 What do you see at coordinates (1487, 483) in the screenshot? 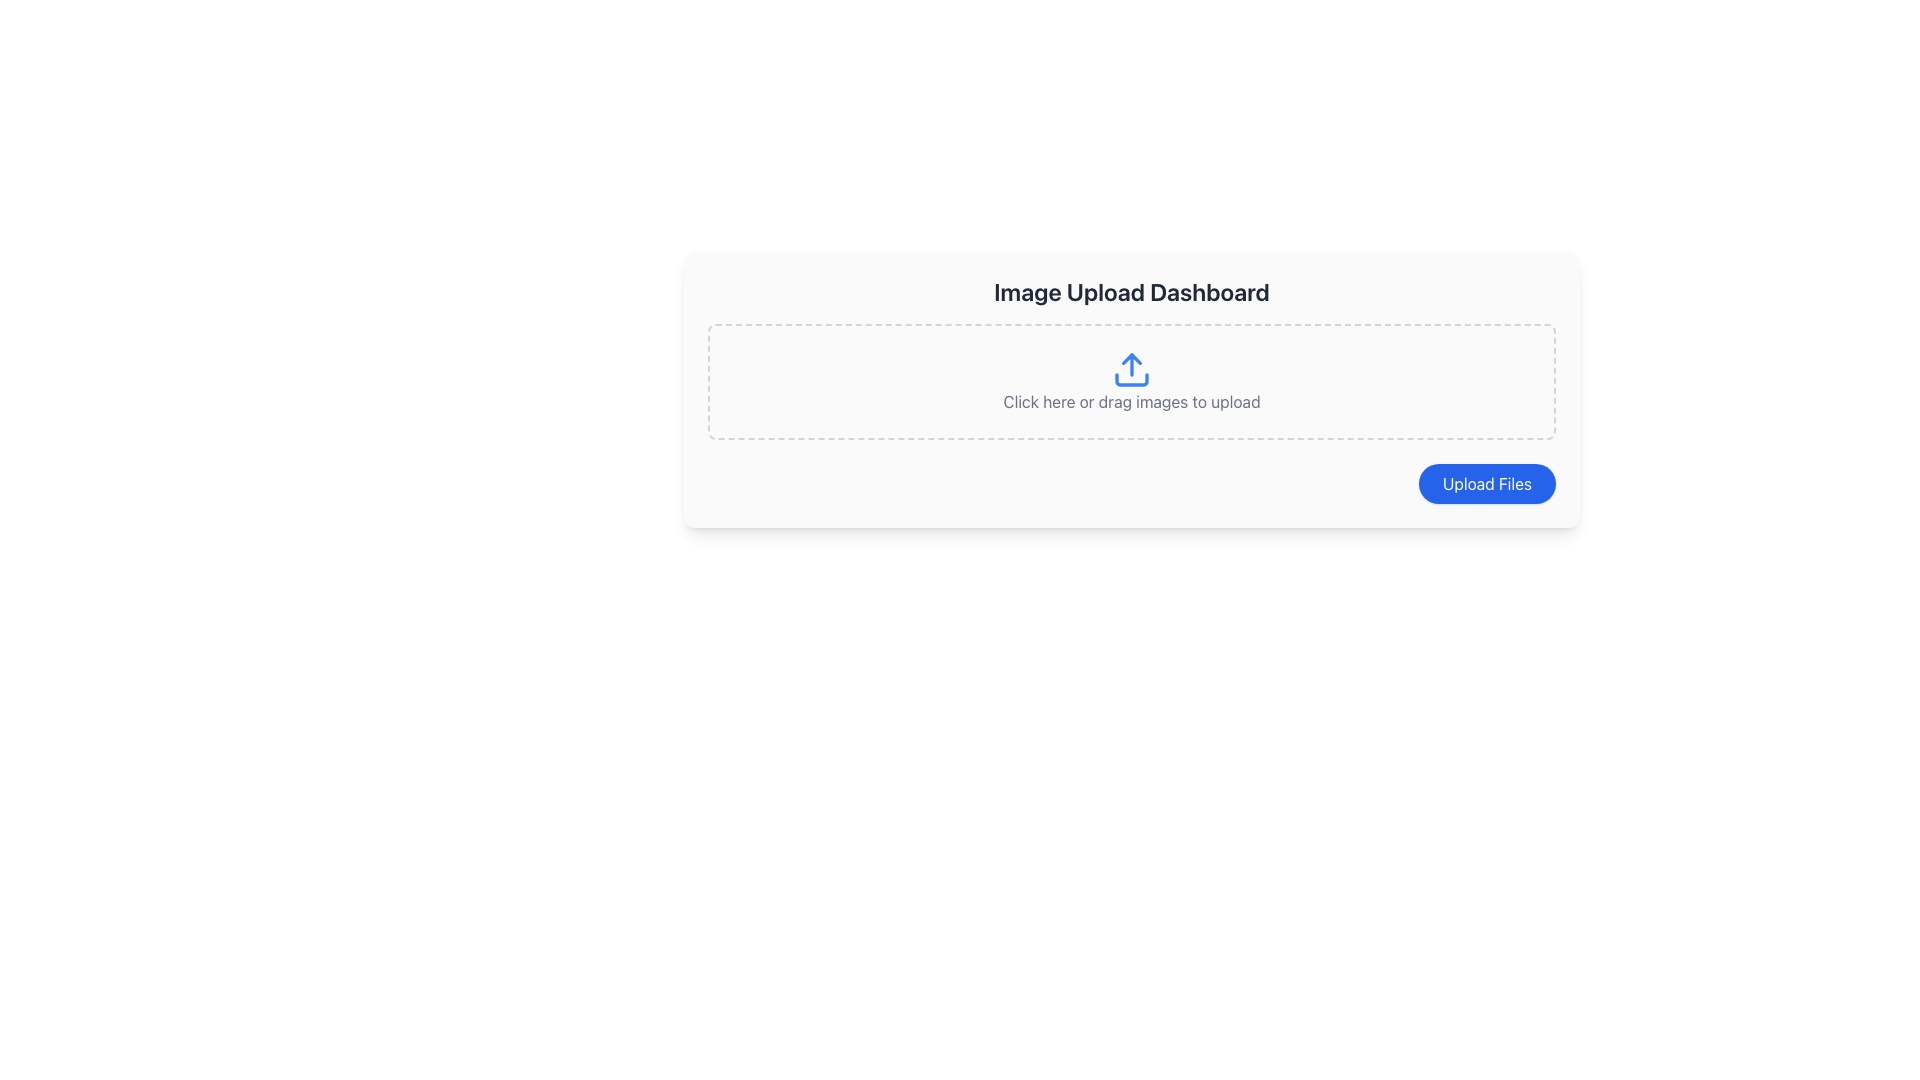
I see `the file upload button located at the bottom right of the interface` at bounding box center [1487, 483].